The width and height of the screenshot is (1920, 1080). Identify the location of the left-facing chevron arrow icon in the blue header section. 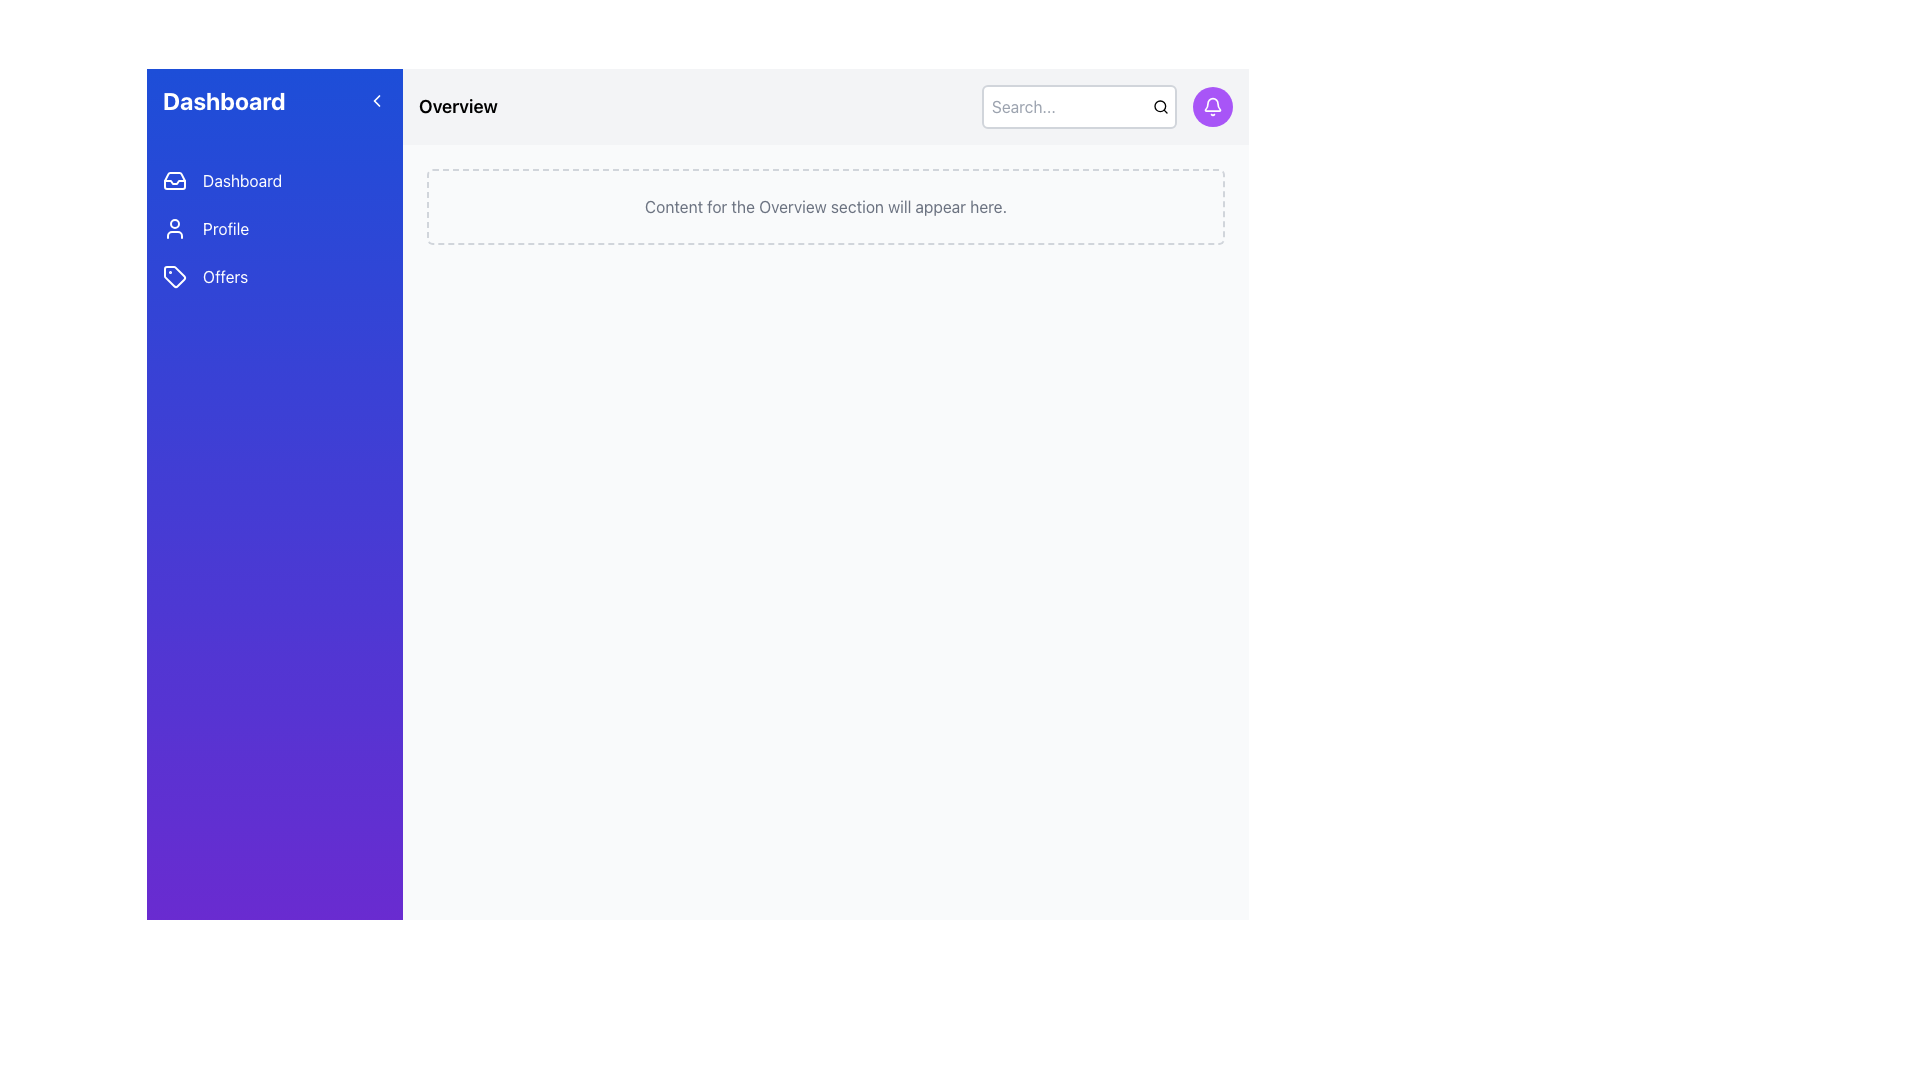
(377, 100).